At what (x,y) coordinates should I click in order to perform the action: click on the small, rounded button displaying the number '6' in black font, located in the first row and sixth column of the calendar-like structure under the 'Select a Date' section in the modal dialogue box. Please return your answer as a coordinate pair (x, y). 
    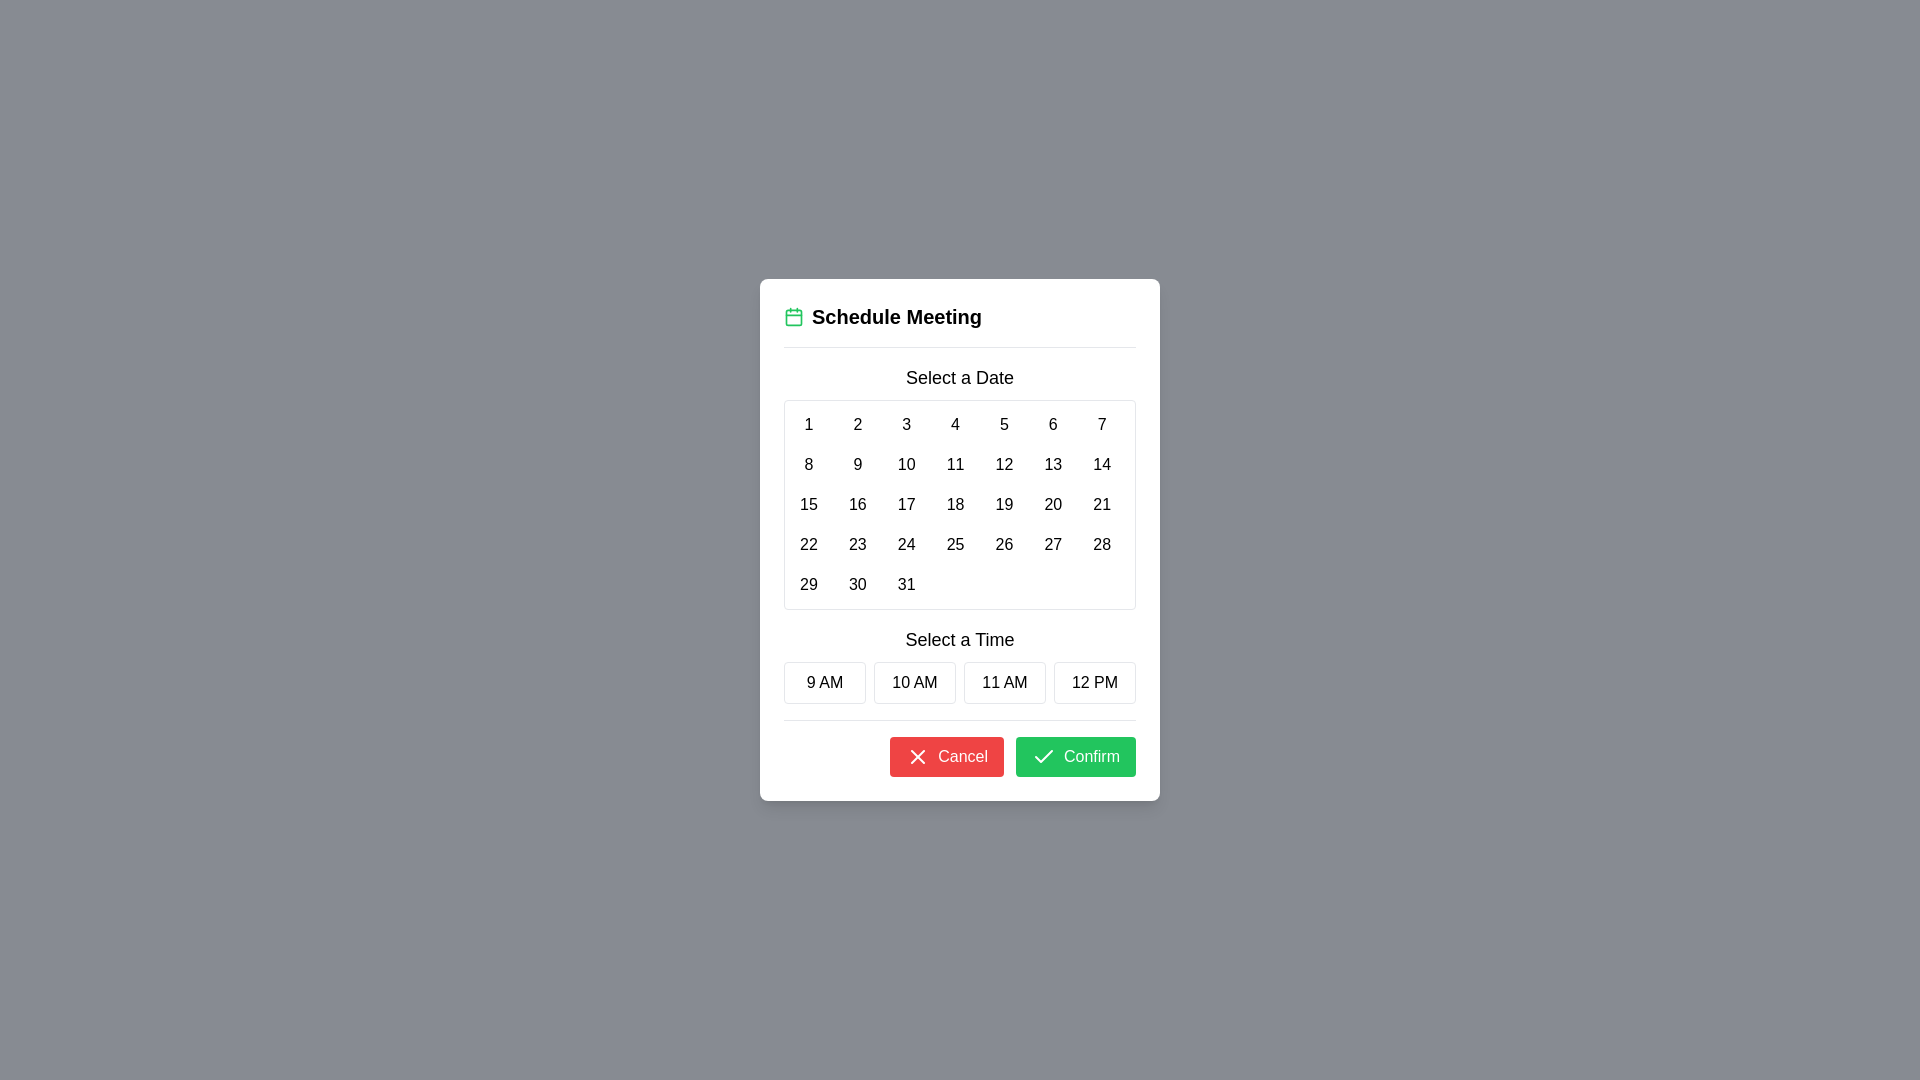
    Looking at the image, I should click on (1052, 423).